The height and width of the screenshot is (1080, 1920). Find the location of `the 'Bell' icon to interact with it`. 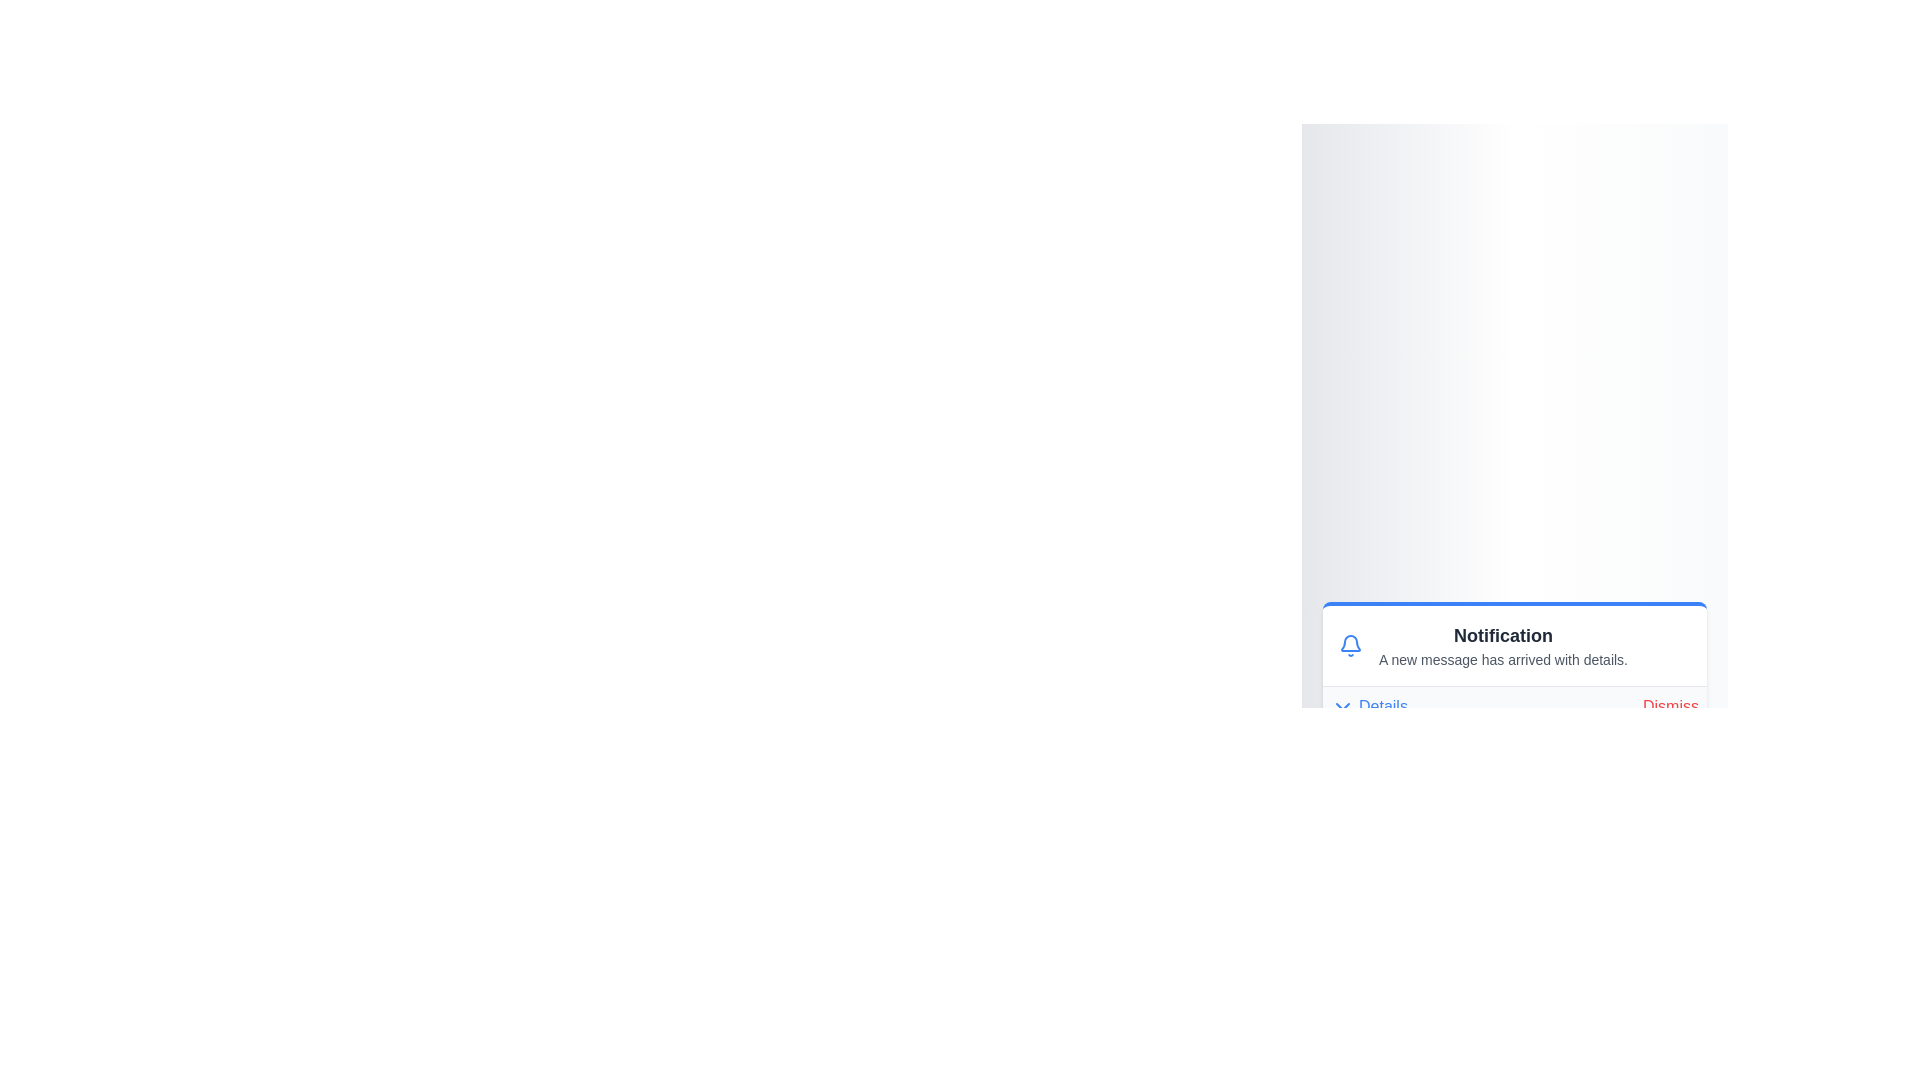

the 'Bell' icon to interact with it is located at coordinates (1350, 644).